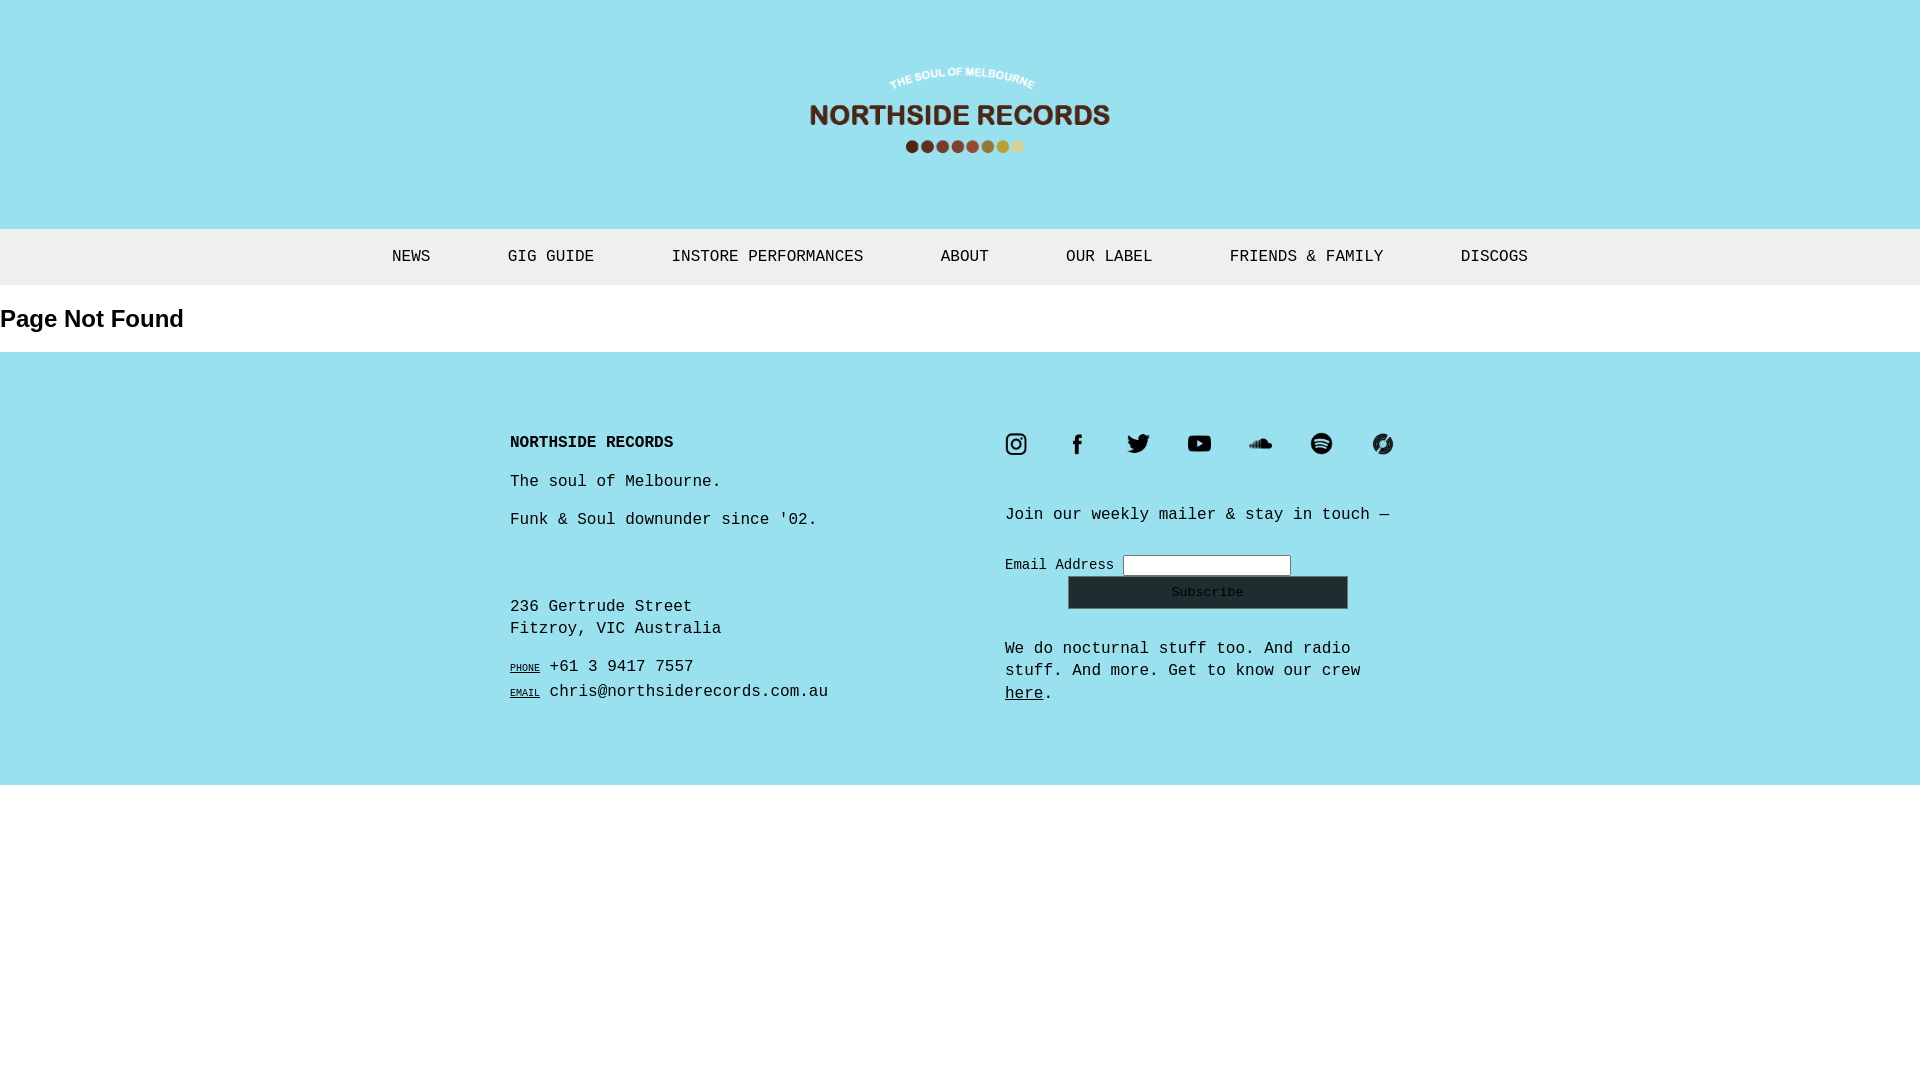 The image size is (1920, 1080). What do you see at coordinates (766, 256) in the screenshot?
I see `'INSTORE PERFORMANCES'` at bounding box center [766, 256].